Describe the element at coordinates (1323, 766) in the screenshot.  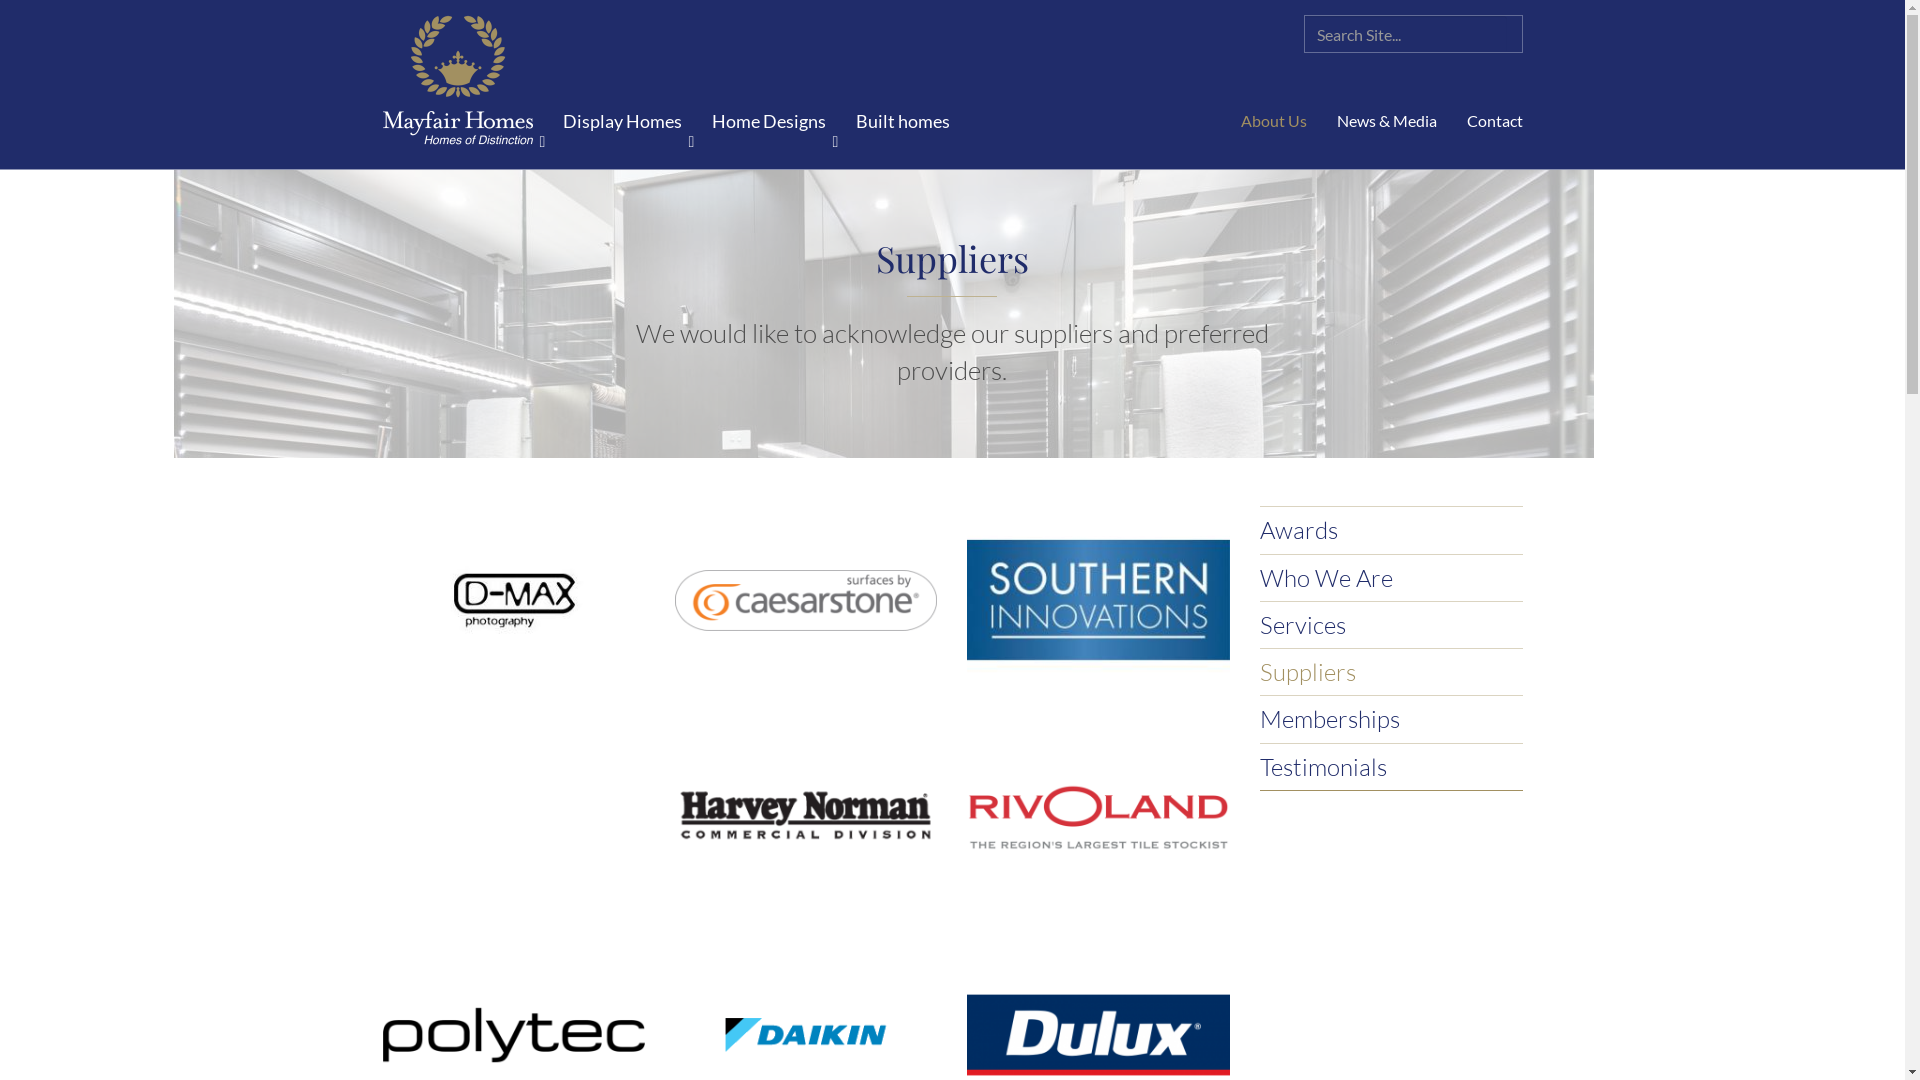
I see `'Testimonials'` at that location.